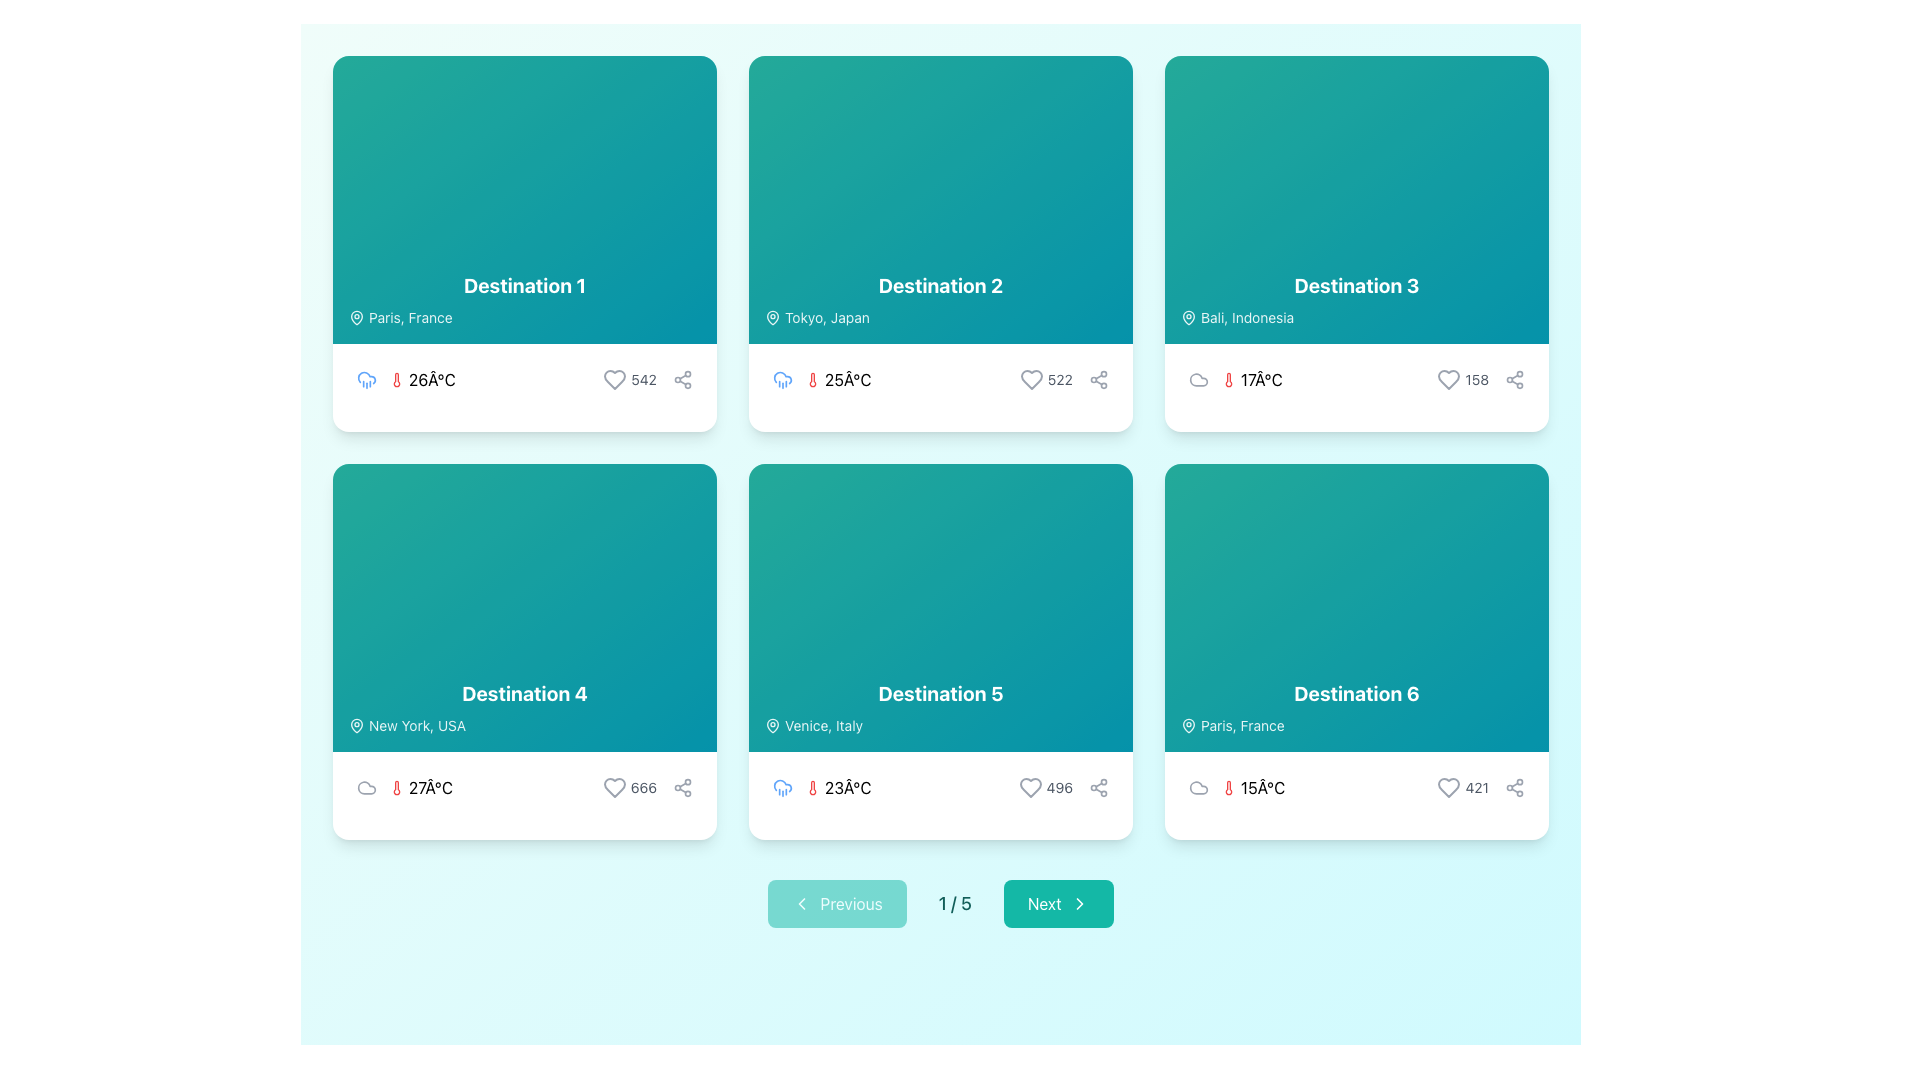  I want to click on the 'like' button with the heart icon and the text '421' located in the lower-right part of the card for 'Destination 6', so click(1463, 786).